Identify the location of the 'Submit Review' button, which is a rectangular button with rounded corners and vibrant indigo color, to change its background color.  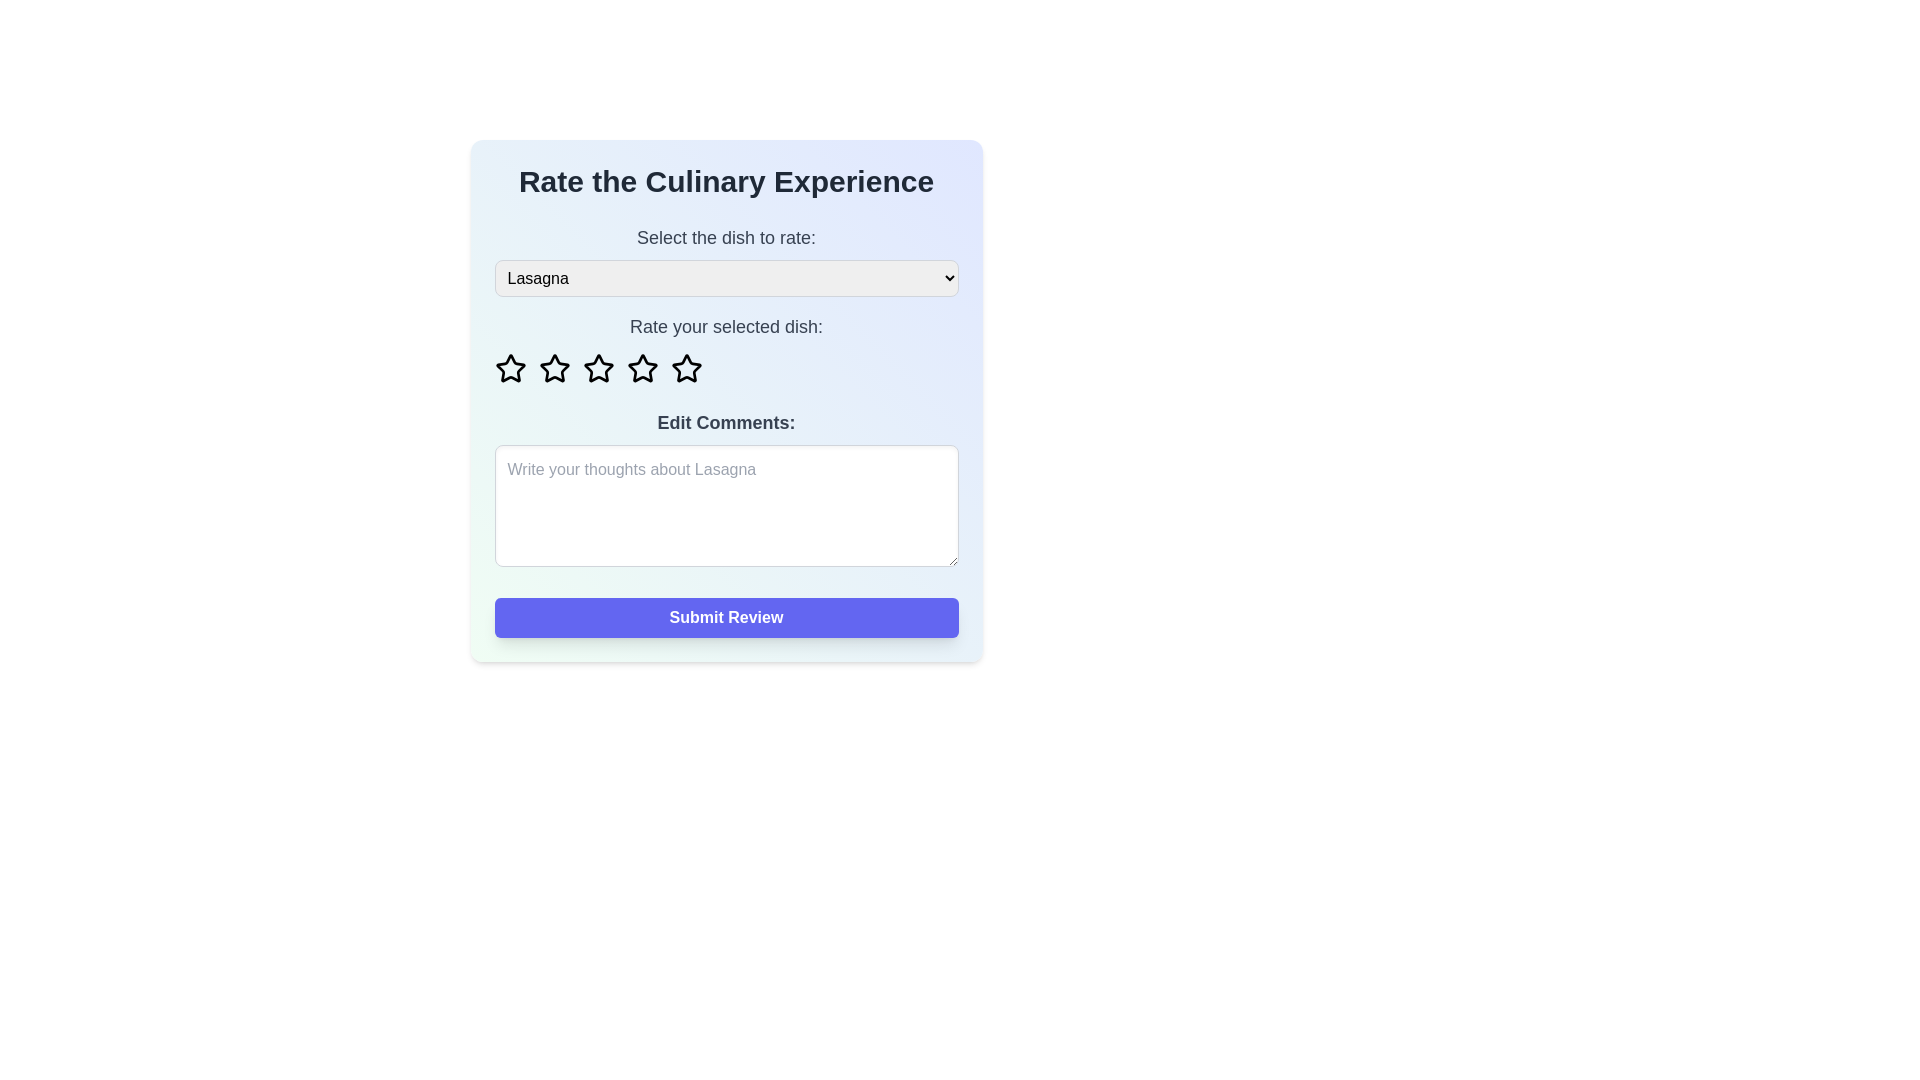
(725, 616).